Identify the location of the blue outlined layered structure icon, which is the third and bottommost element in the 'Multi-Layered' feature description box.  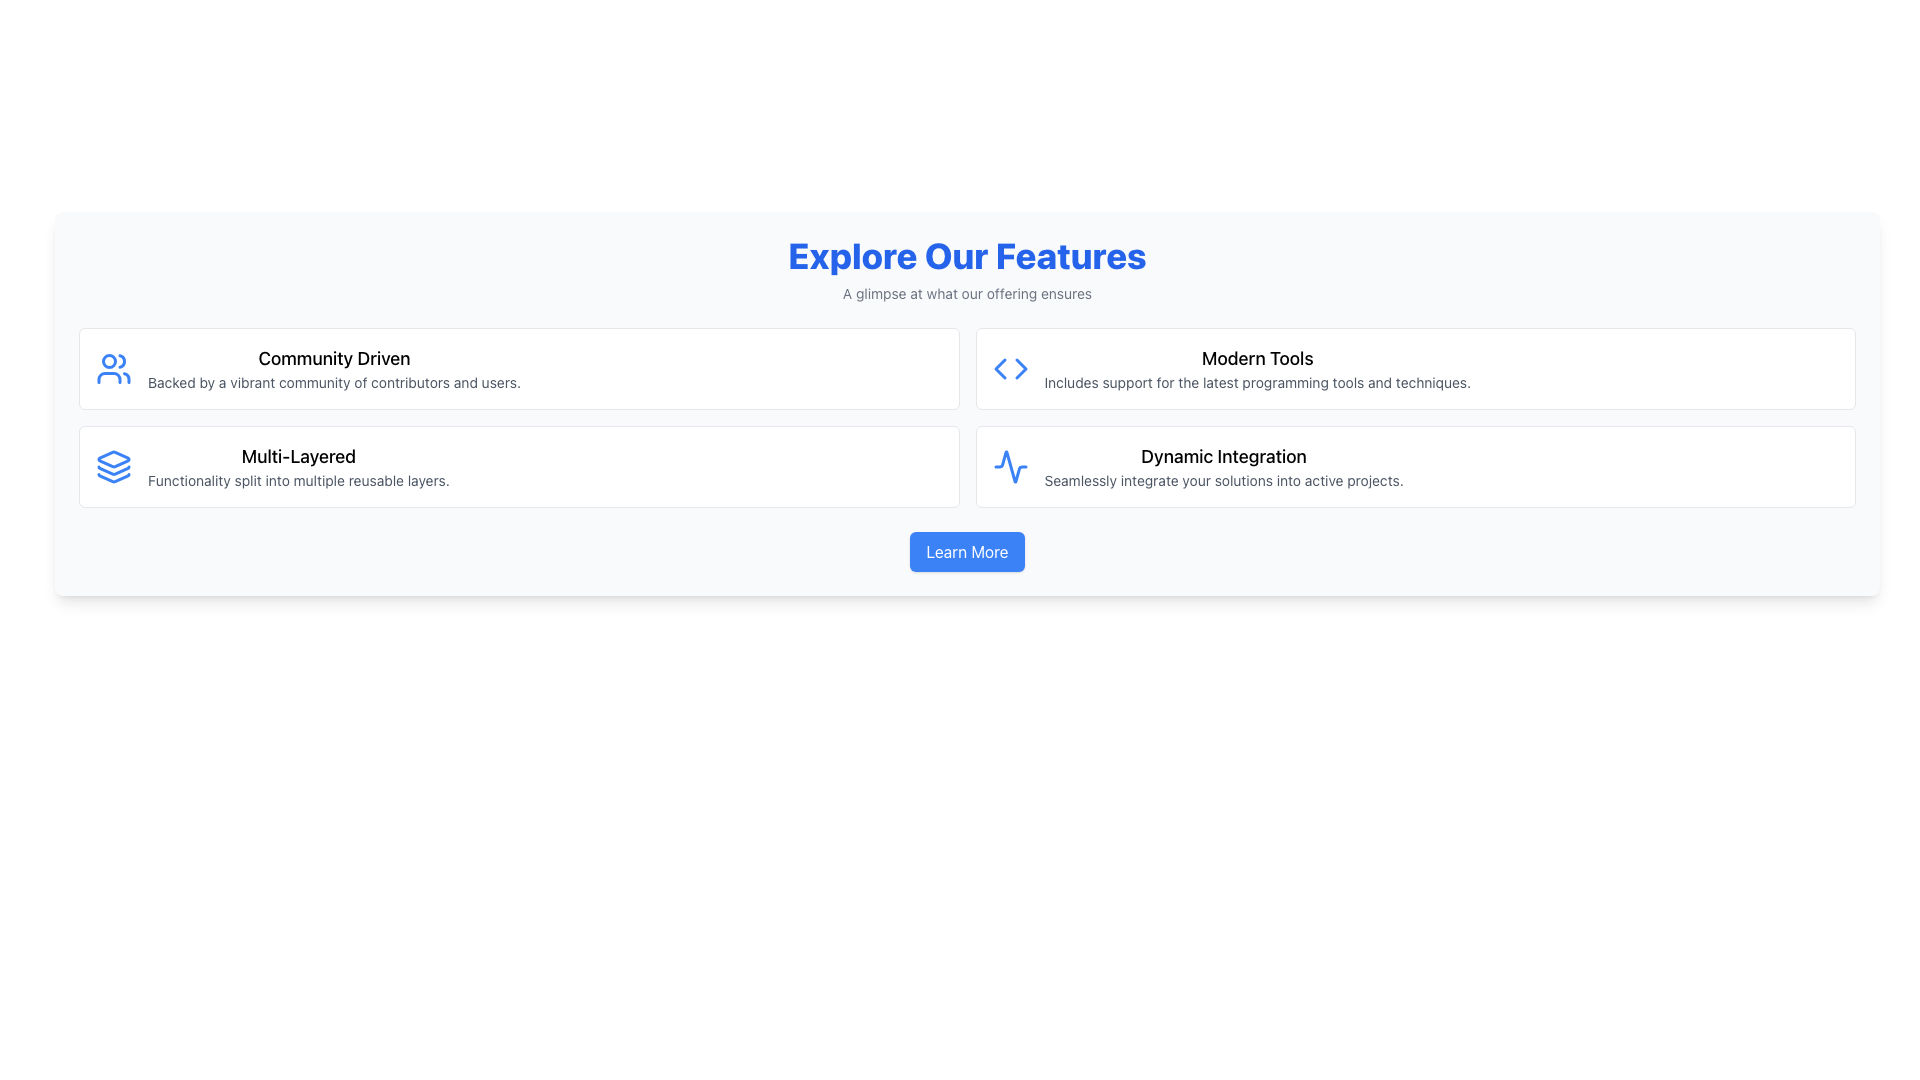
(113, 478).